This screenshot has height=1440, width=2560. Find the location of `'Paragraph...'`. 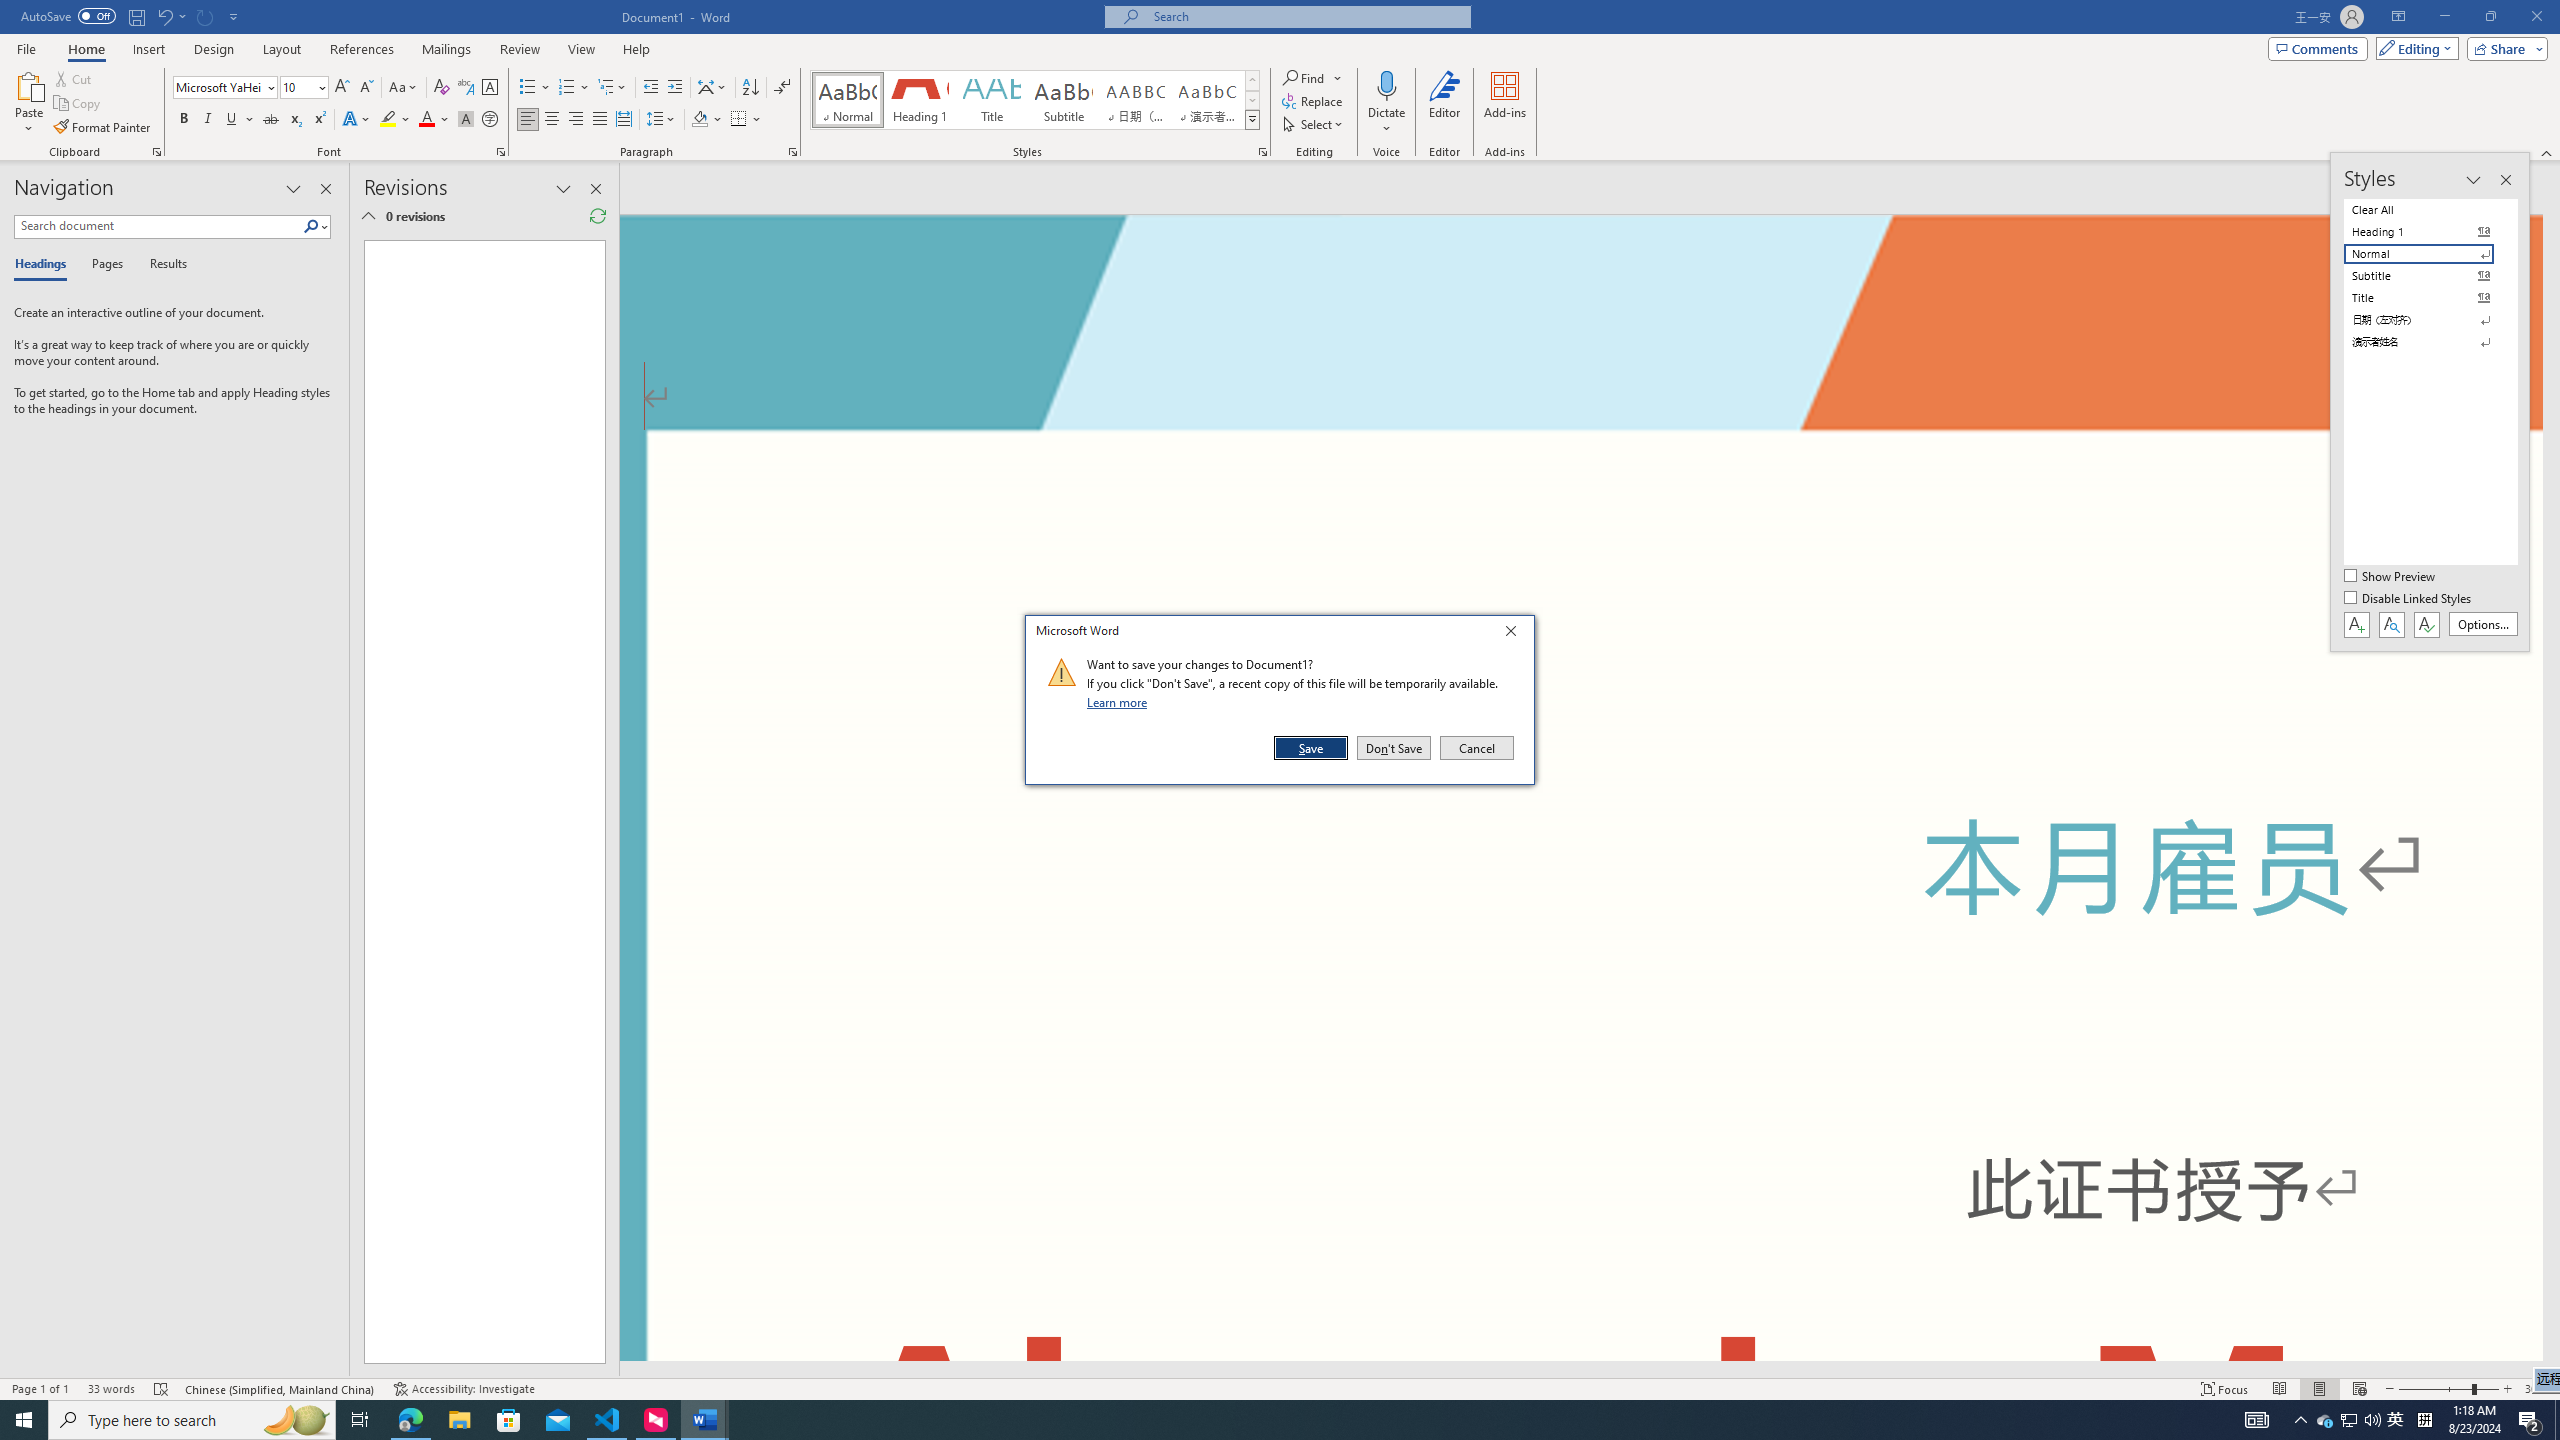

'Paragraph...' is located at coordinates (792, 150).